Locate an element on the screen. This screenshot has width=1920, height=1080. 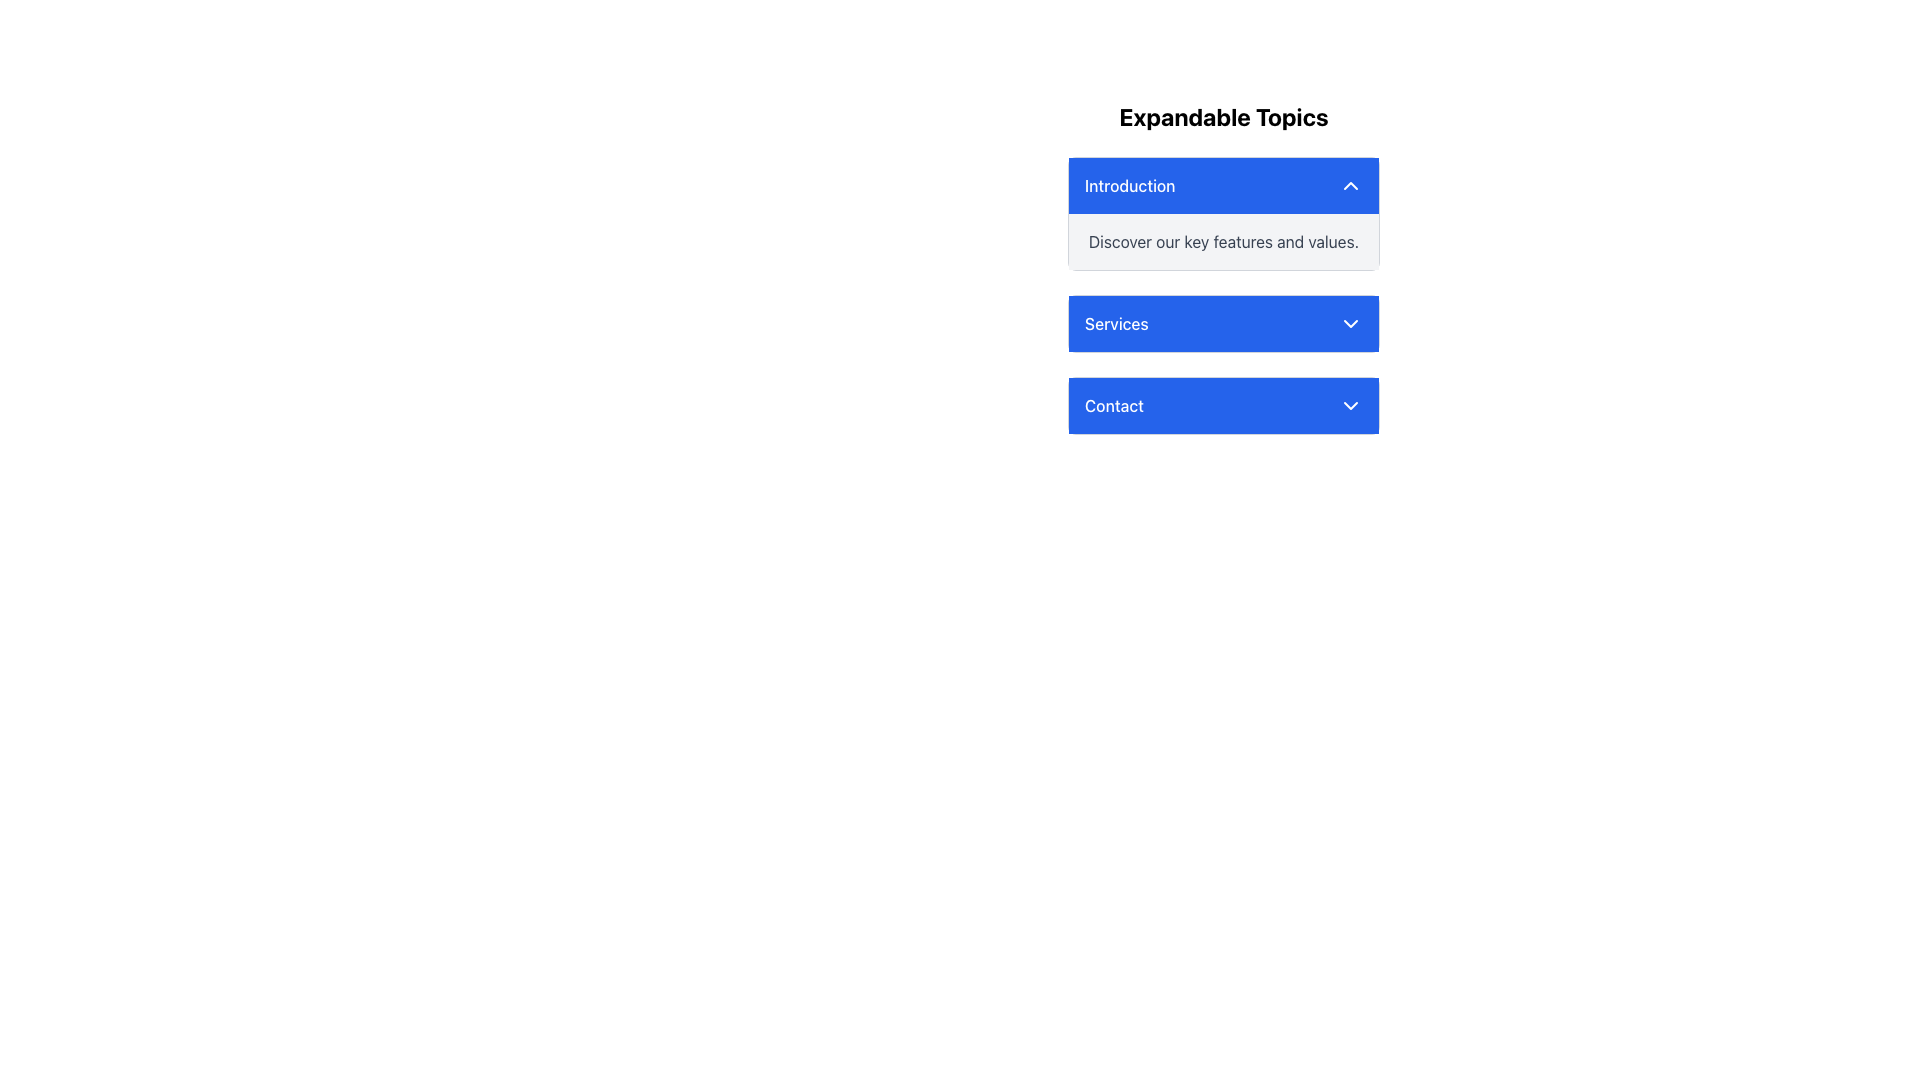
the Dropdown Toggle Indicator, a chevron icon with white strokes on a blue background located in the top-right corner of the blue header area in the 'Introduction' section is located at coordinates (1350, 185).